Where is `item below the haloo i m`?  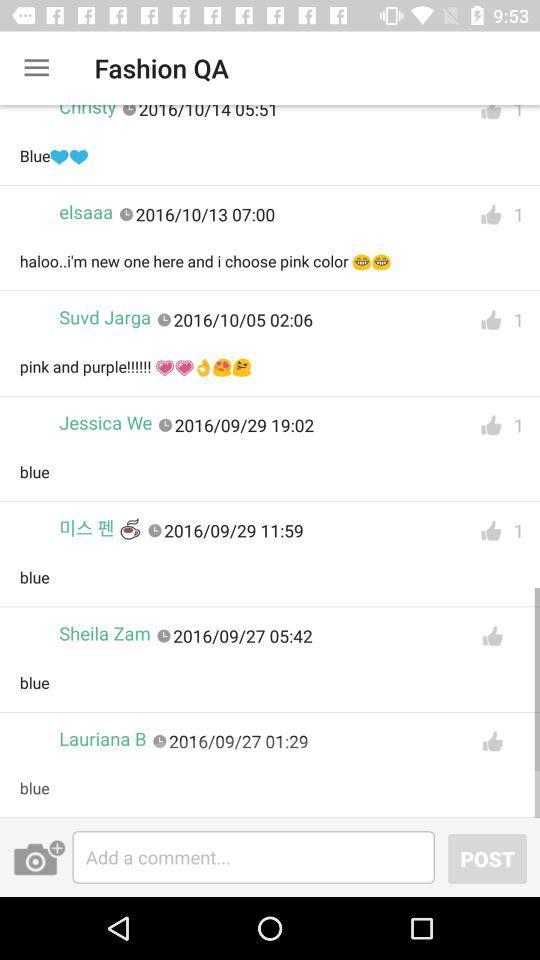 item below the haloo i m is located at coordinates (105, 317).